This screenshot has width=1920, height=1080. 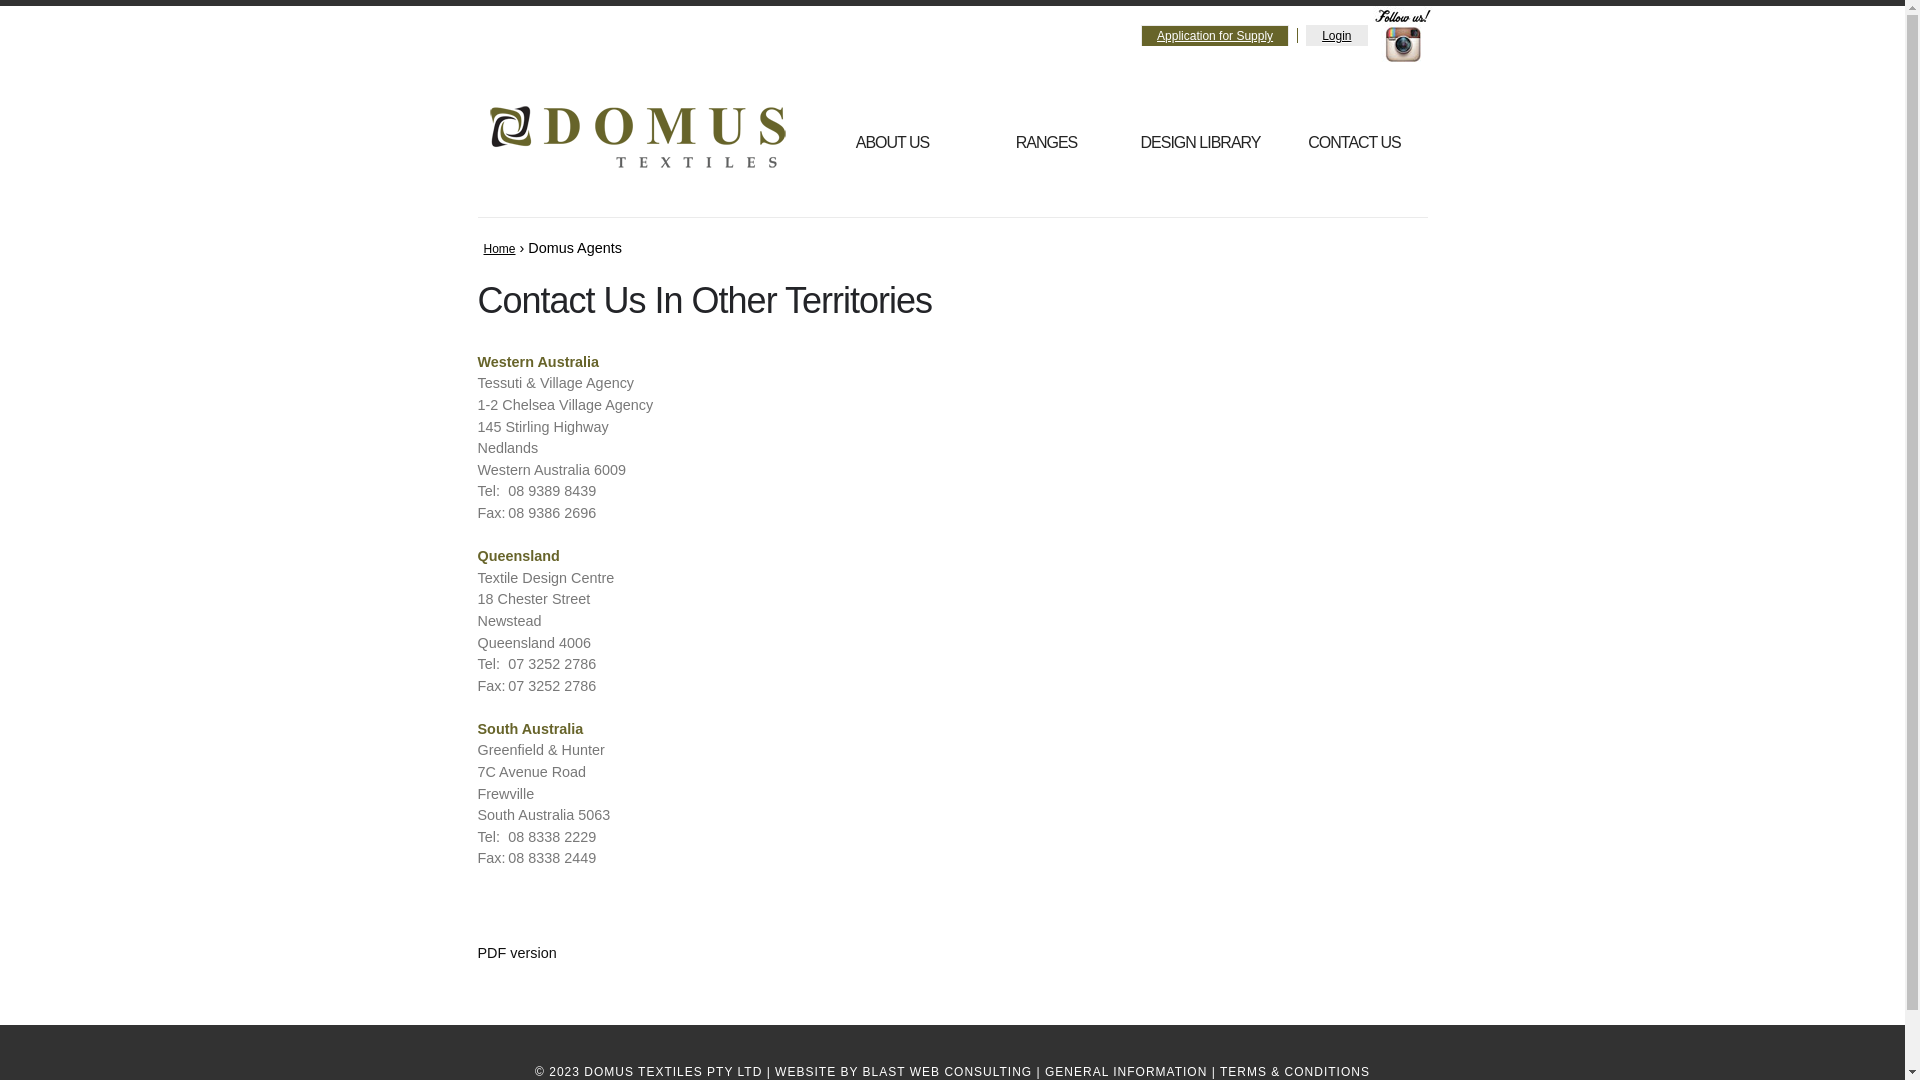 What do you see at coordinates (891, 141) in the screenshot?
I see `'ABOUT US'` at bounding box center [891, 141].